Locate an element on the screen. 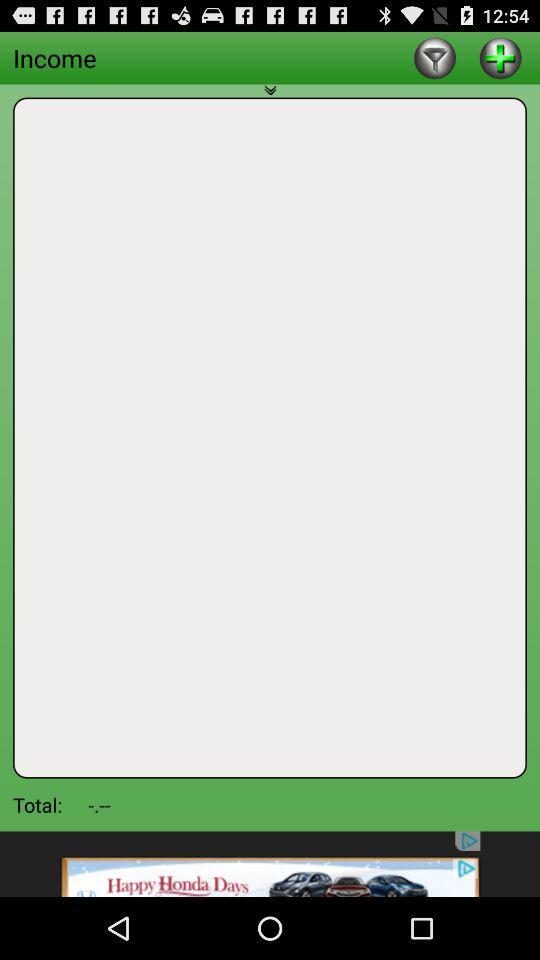 This screenshot has height=960, width=540. the expand_more icon is located at coordinates (270, 102).